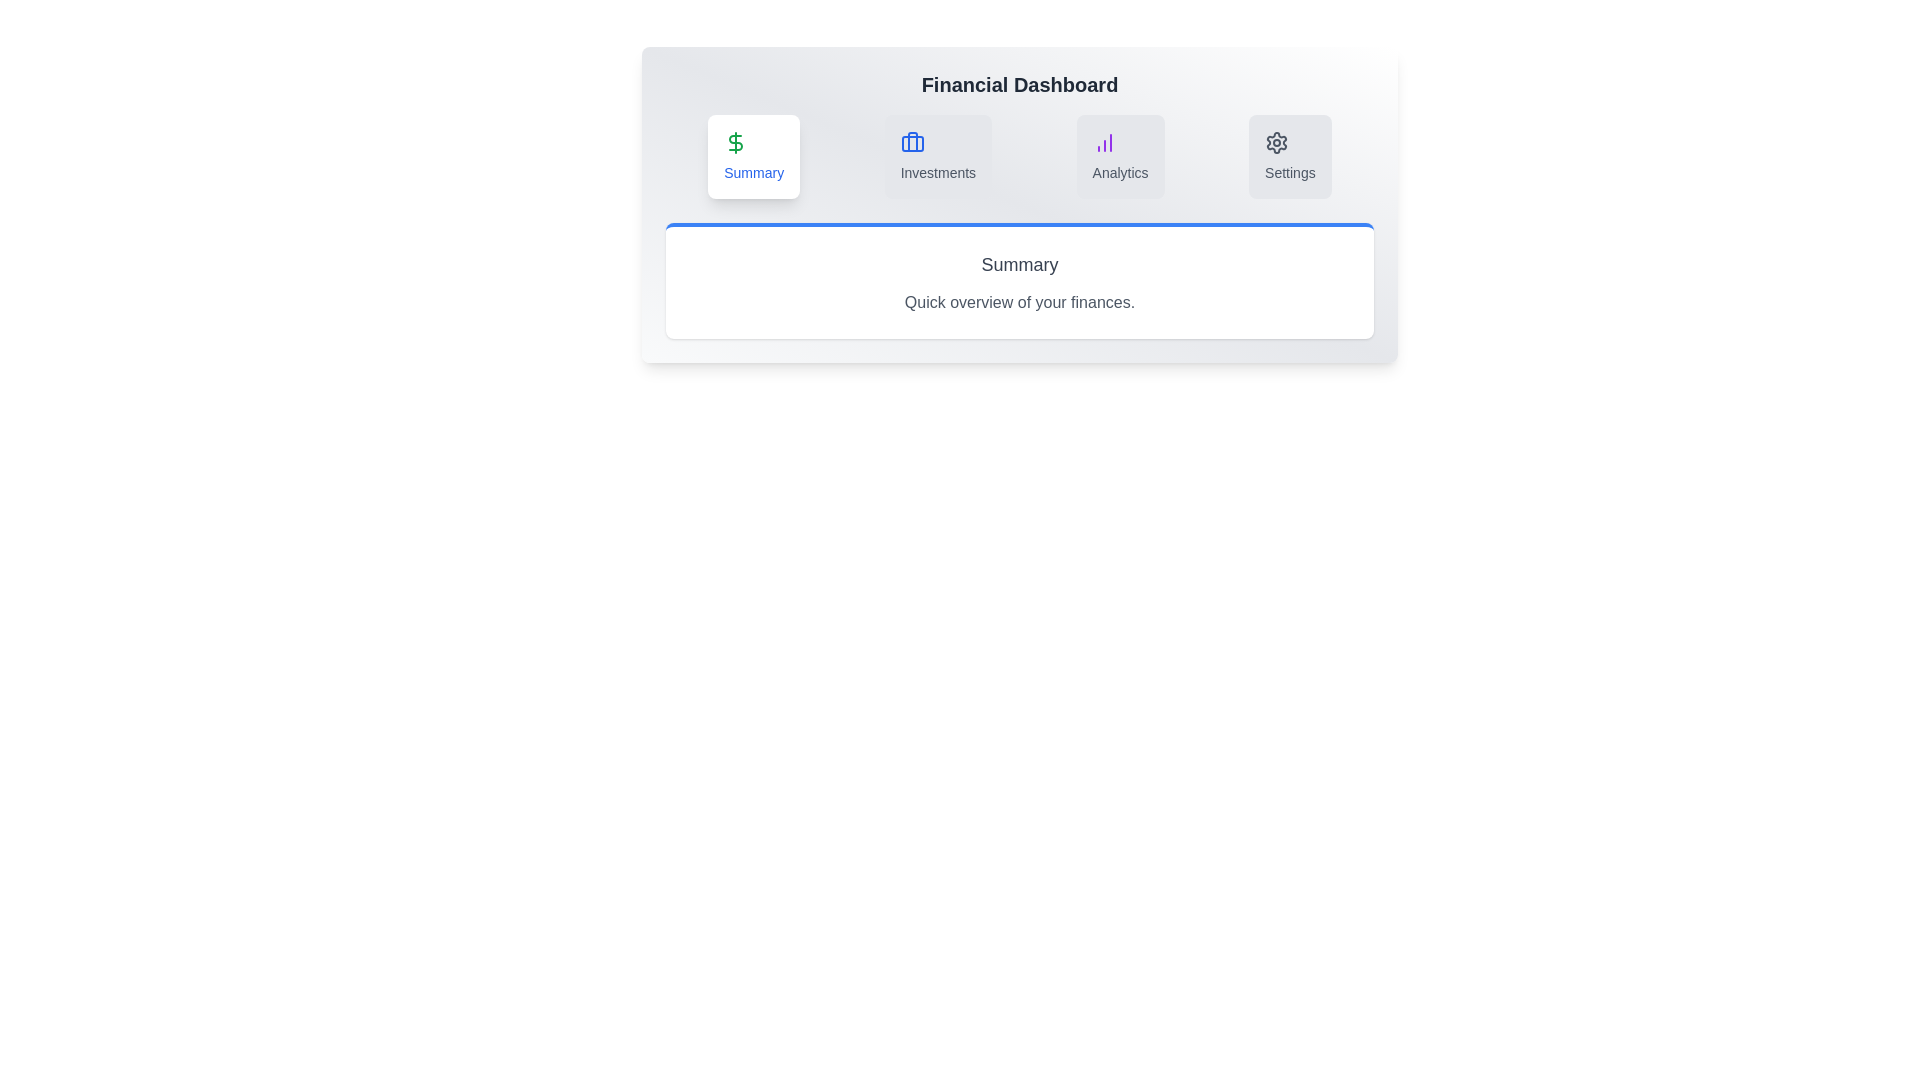 The width and height of the screenshot is (1920, 1080). What do you see at coordinates (936, 156) in the screenshot?
I see `the Investments tab to view its content` at bounding box center [936, 156].